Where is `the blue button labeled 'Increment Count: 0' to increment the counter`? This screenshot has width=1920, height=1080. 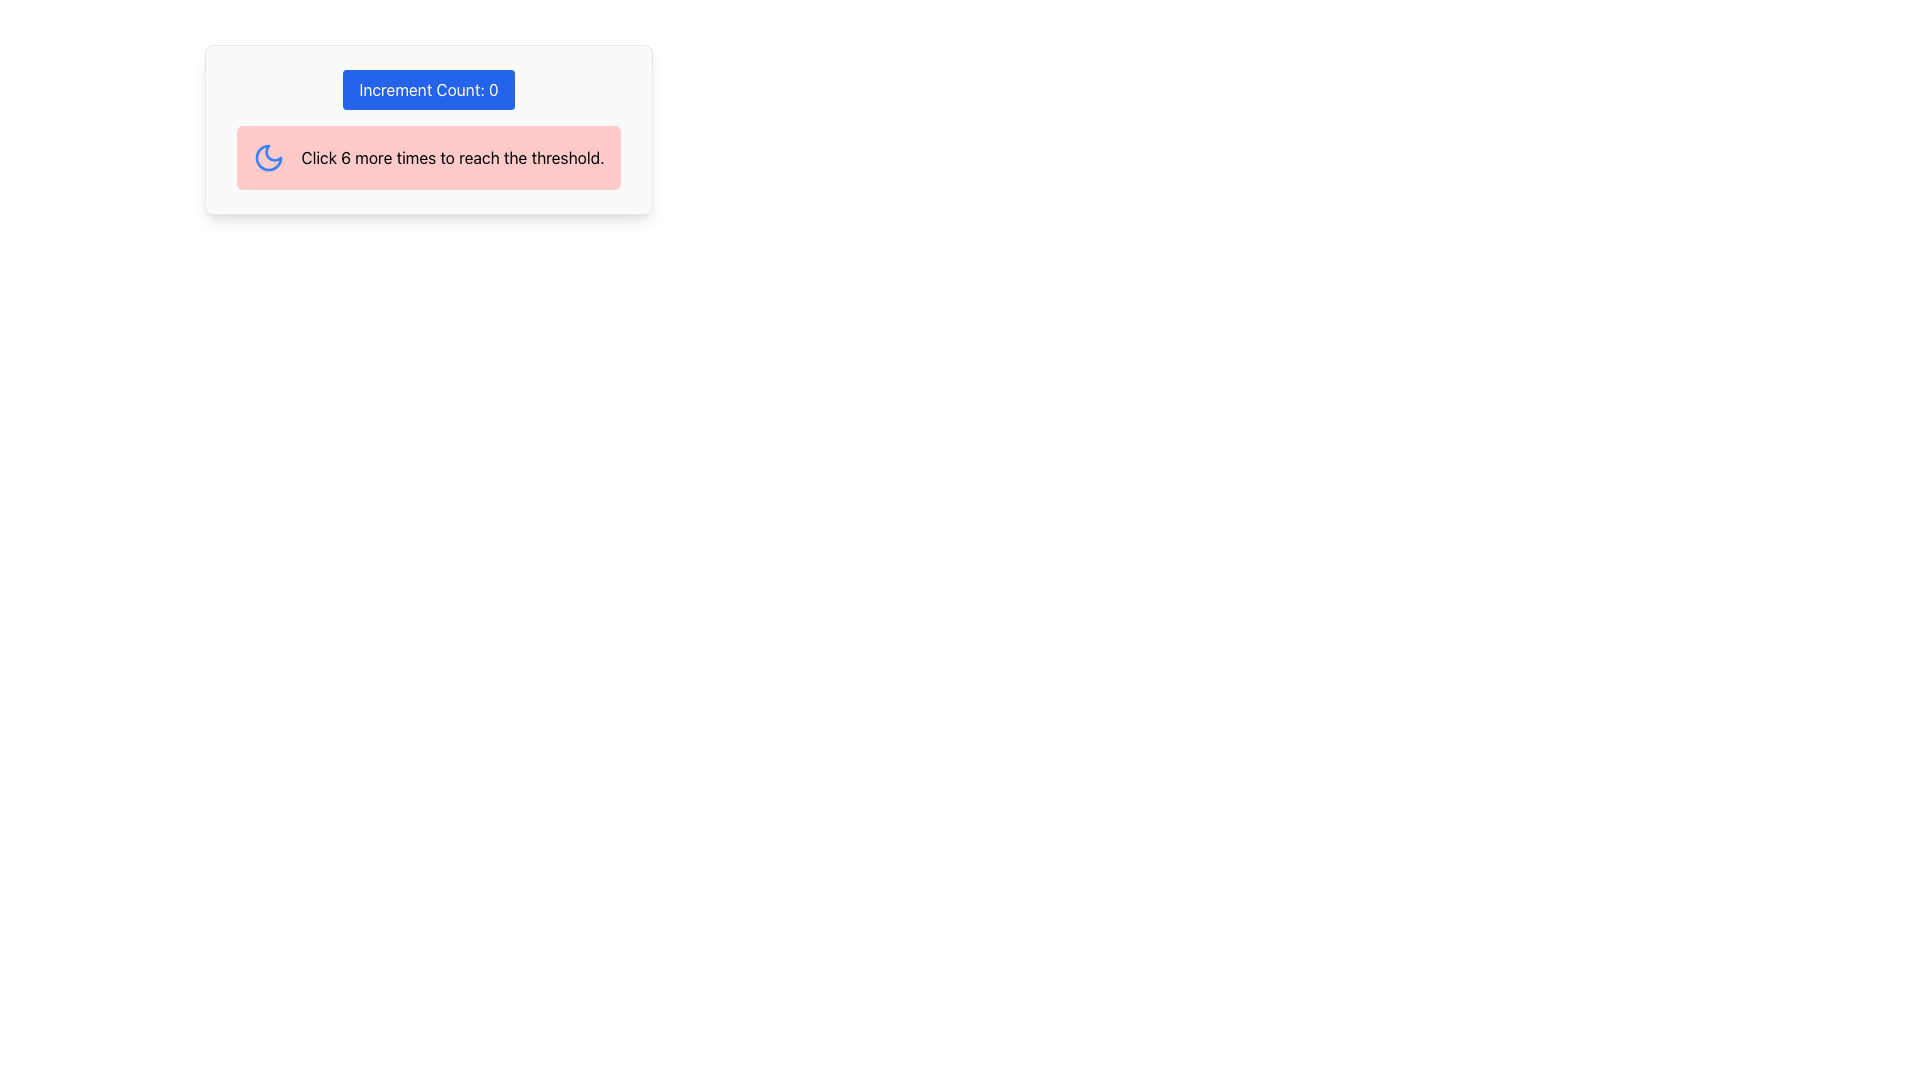
the blue button labeled 'Increment Count: 0' to increment the counter is located at coordinates (427, 88).